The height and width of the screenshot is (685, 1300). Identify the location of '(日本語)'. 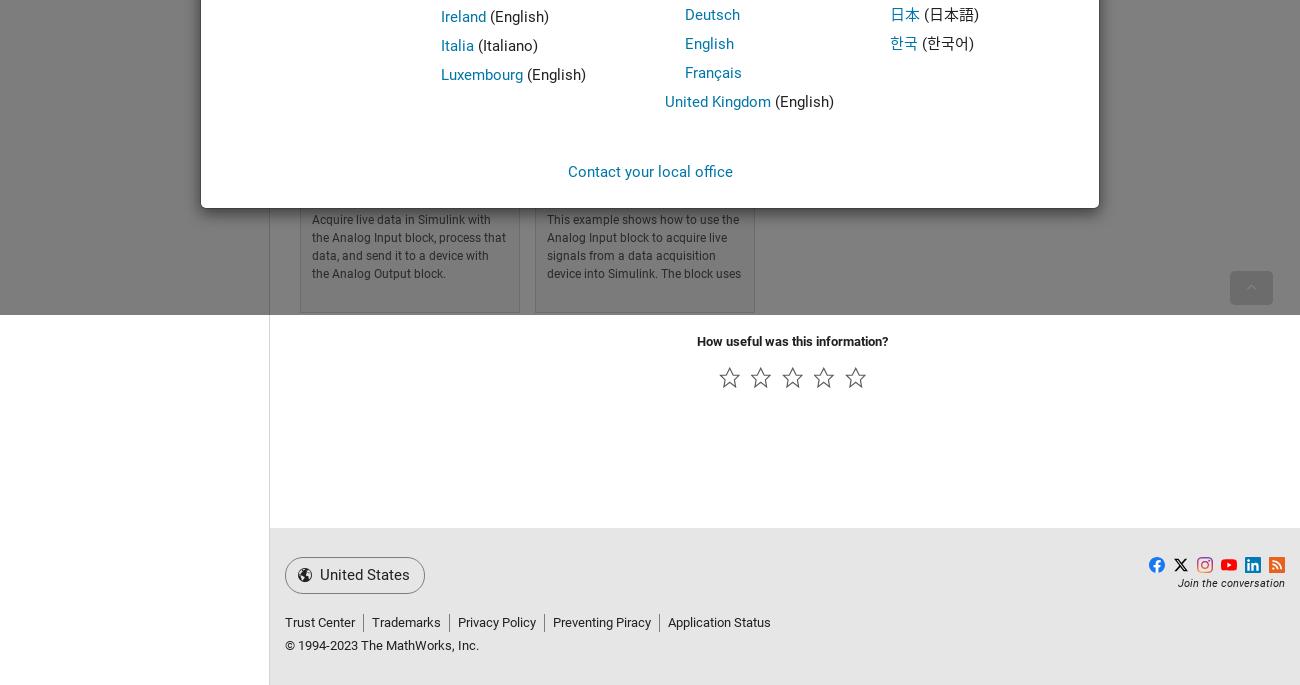
(948, 14).